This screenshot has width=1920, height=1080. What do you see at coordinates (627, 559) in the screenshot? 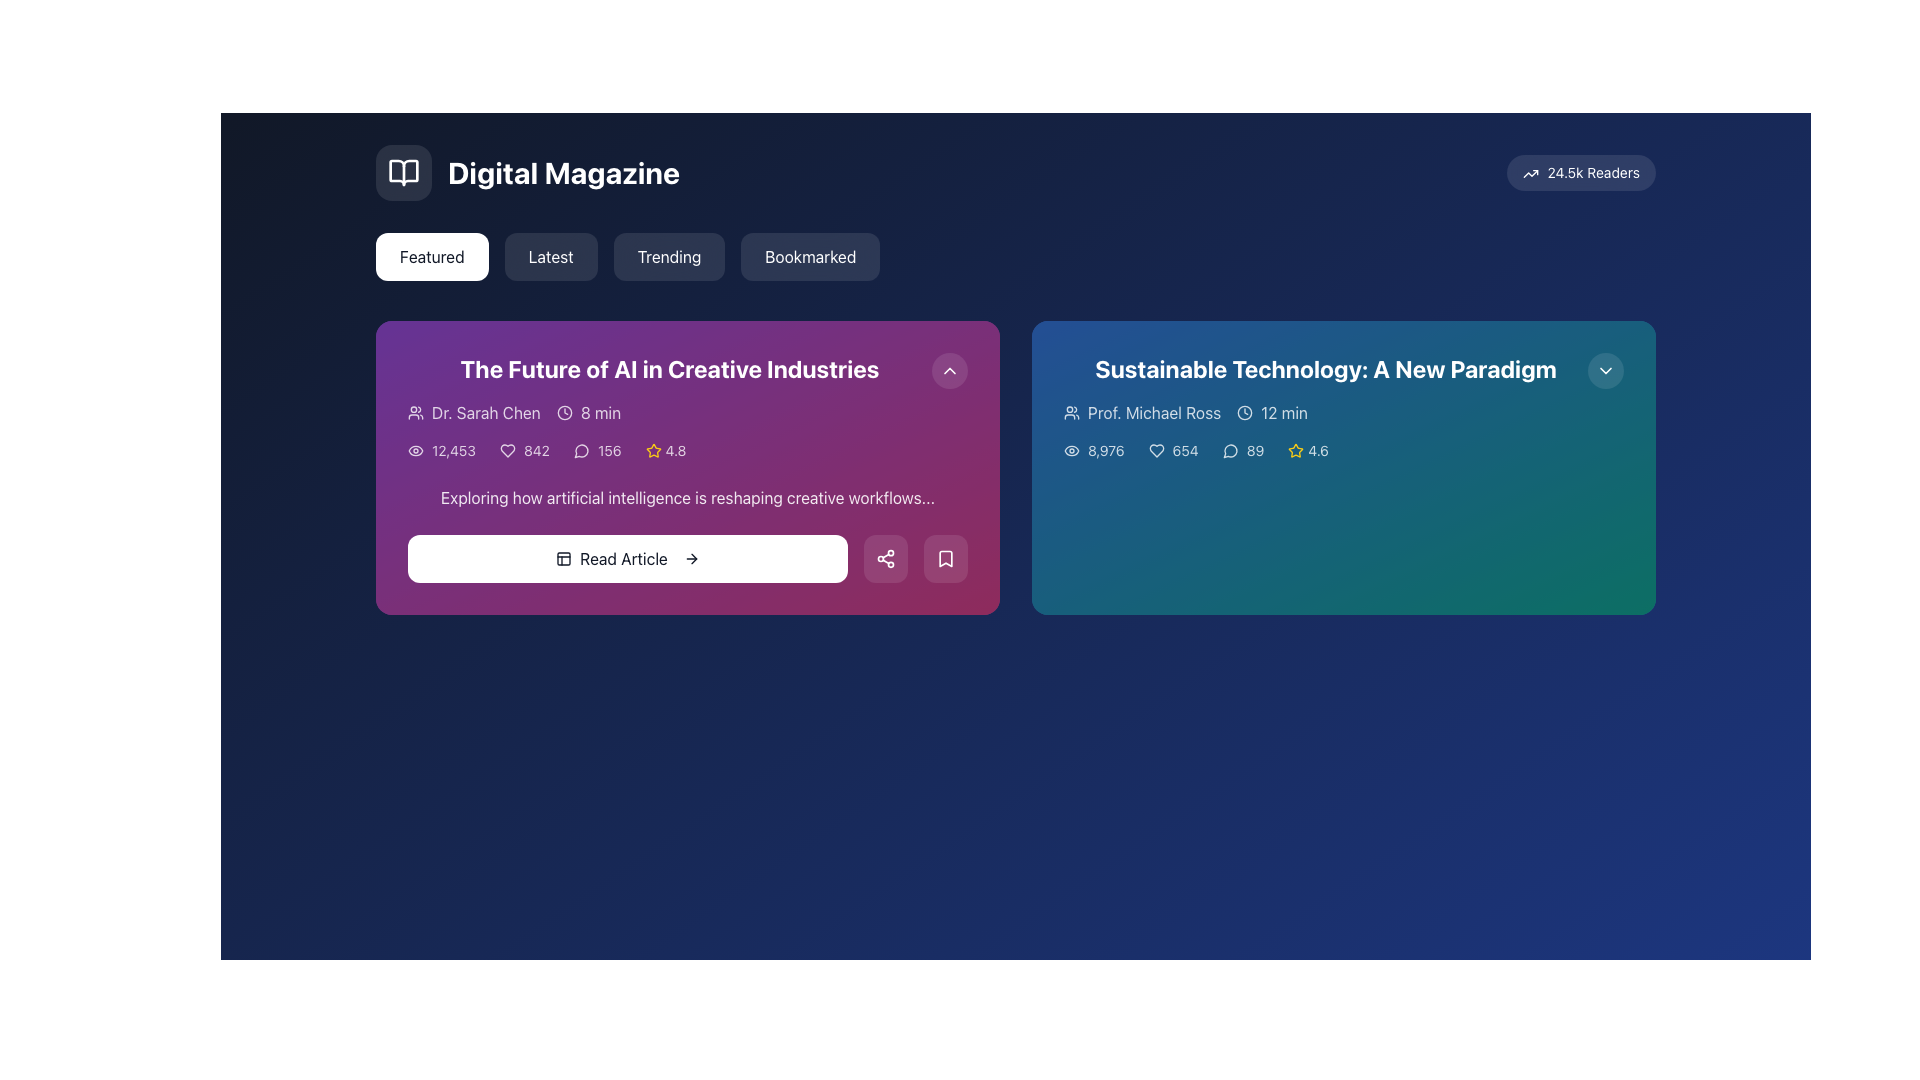
I see `the 'Read Article' button which is a rectangular interactive element with a white background and gray text, located in the first row of the card layout underneath the article titled 'The Future of AI in Creative Industries'` at bounding box center [627, 559].